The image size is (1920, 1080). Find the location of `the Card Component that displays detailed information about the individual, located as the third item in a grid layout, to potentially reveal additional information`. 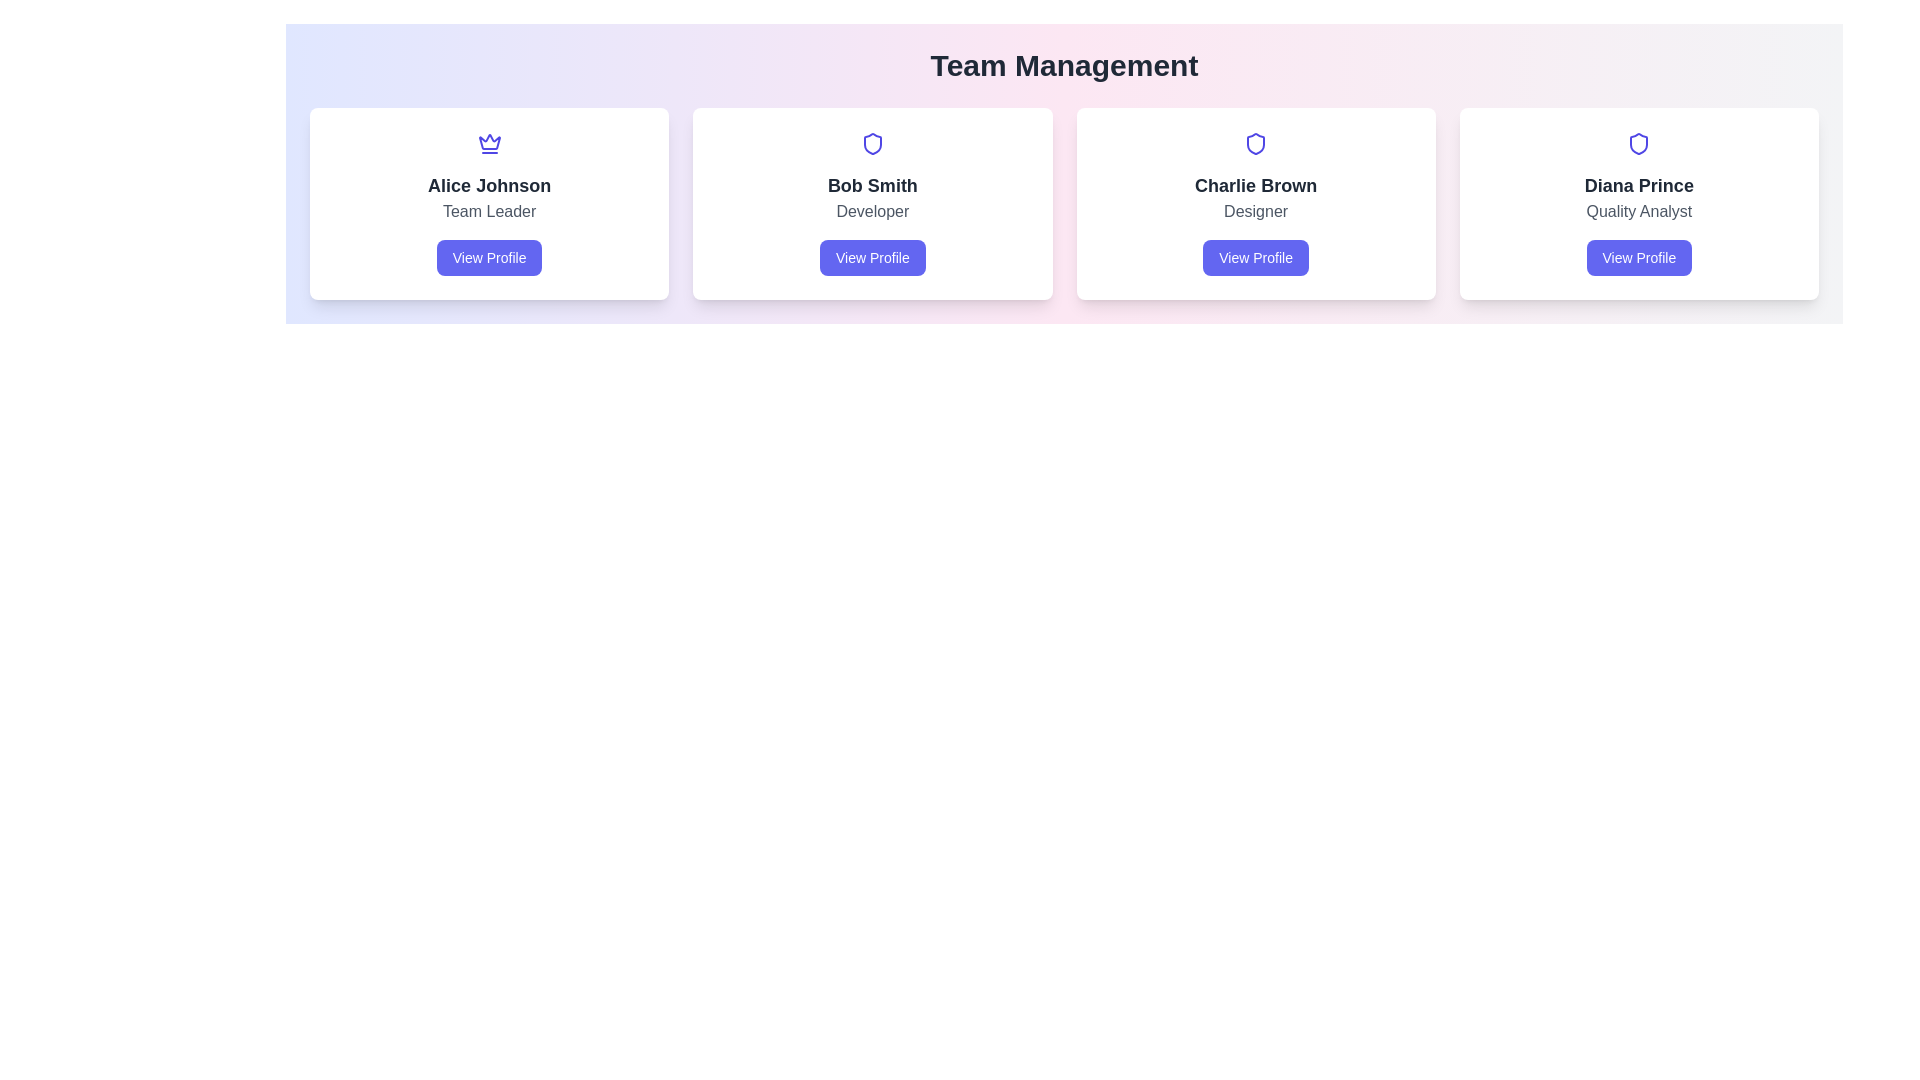

the Card Component that displays detailed information about the individual, located as the third item in a grid layout, to potentially reveal additional information is located at coordinates (1255, 204).